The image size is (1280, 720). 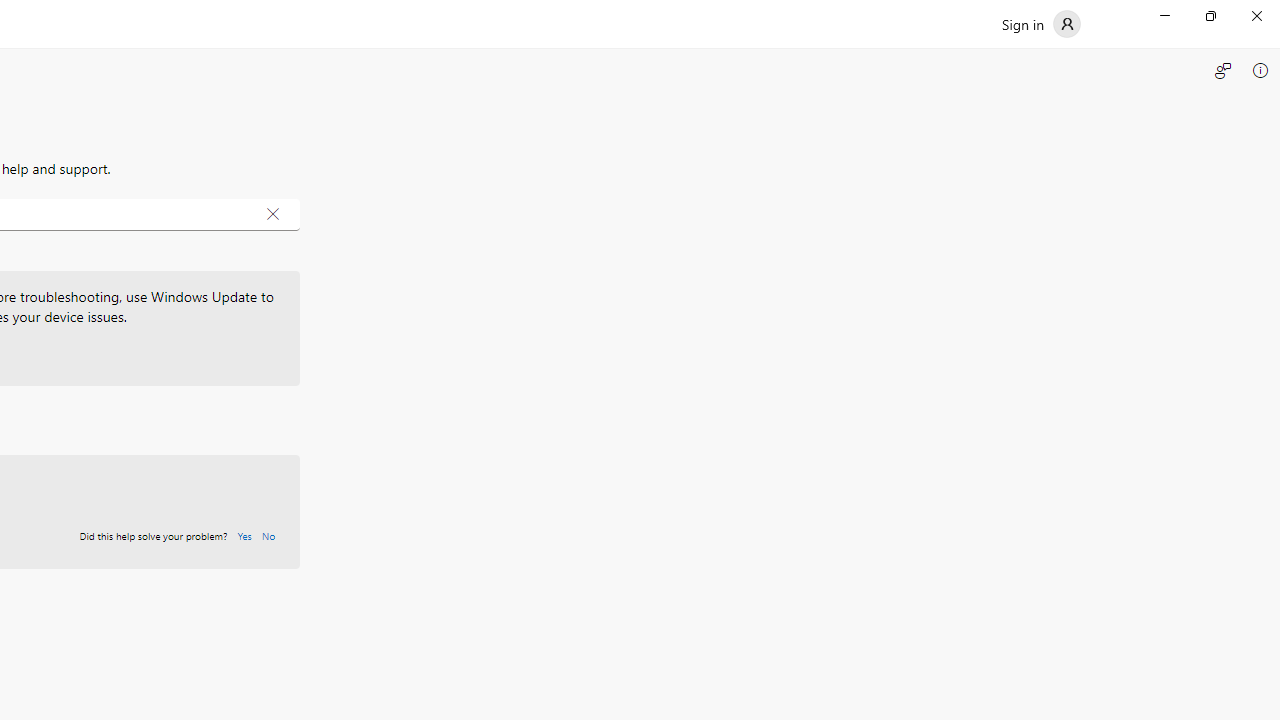 I want to click on 'Sign in', so click(x=1040, y=24).